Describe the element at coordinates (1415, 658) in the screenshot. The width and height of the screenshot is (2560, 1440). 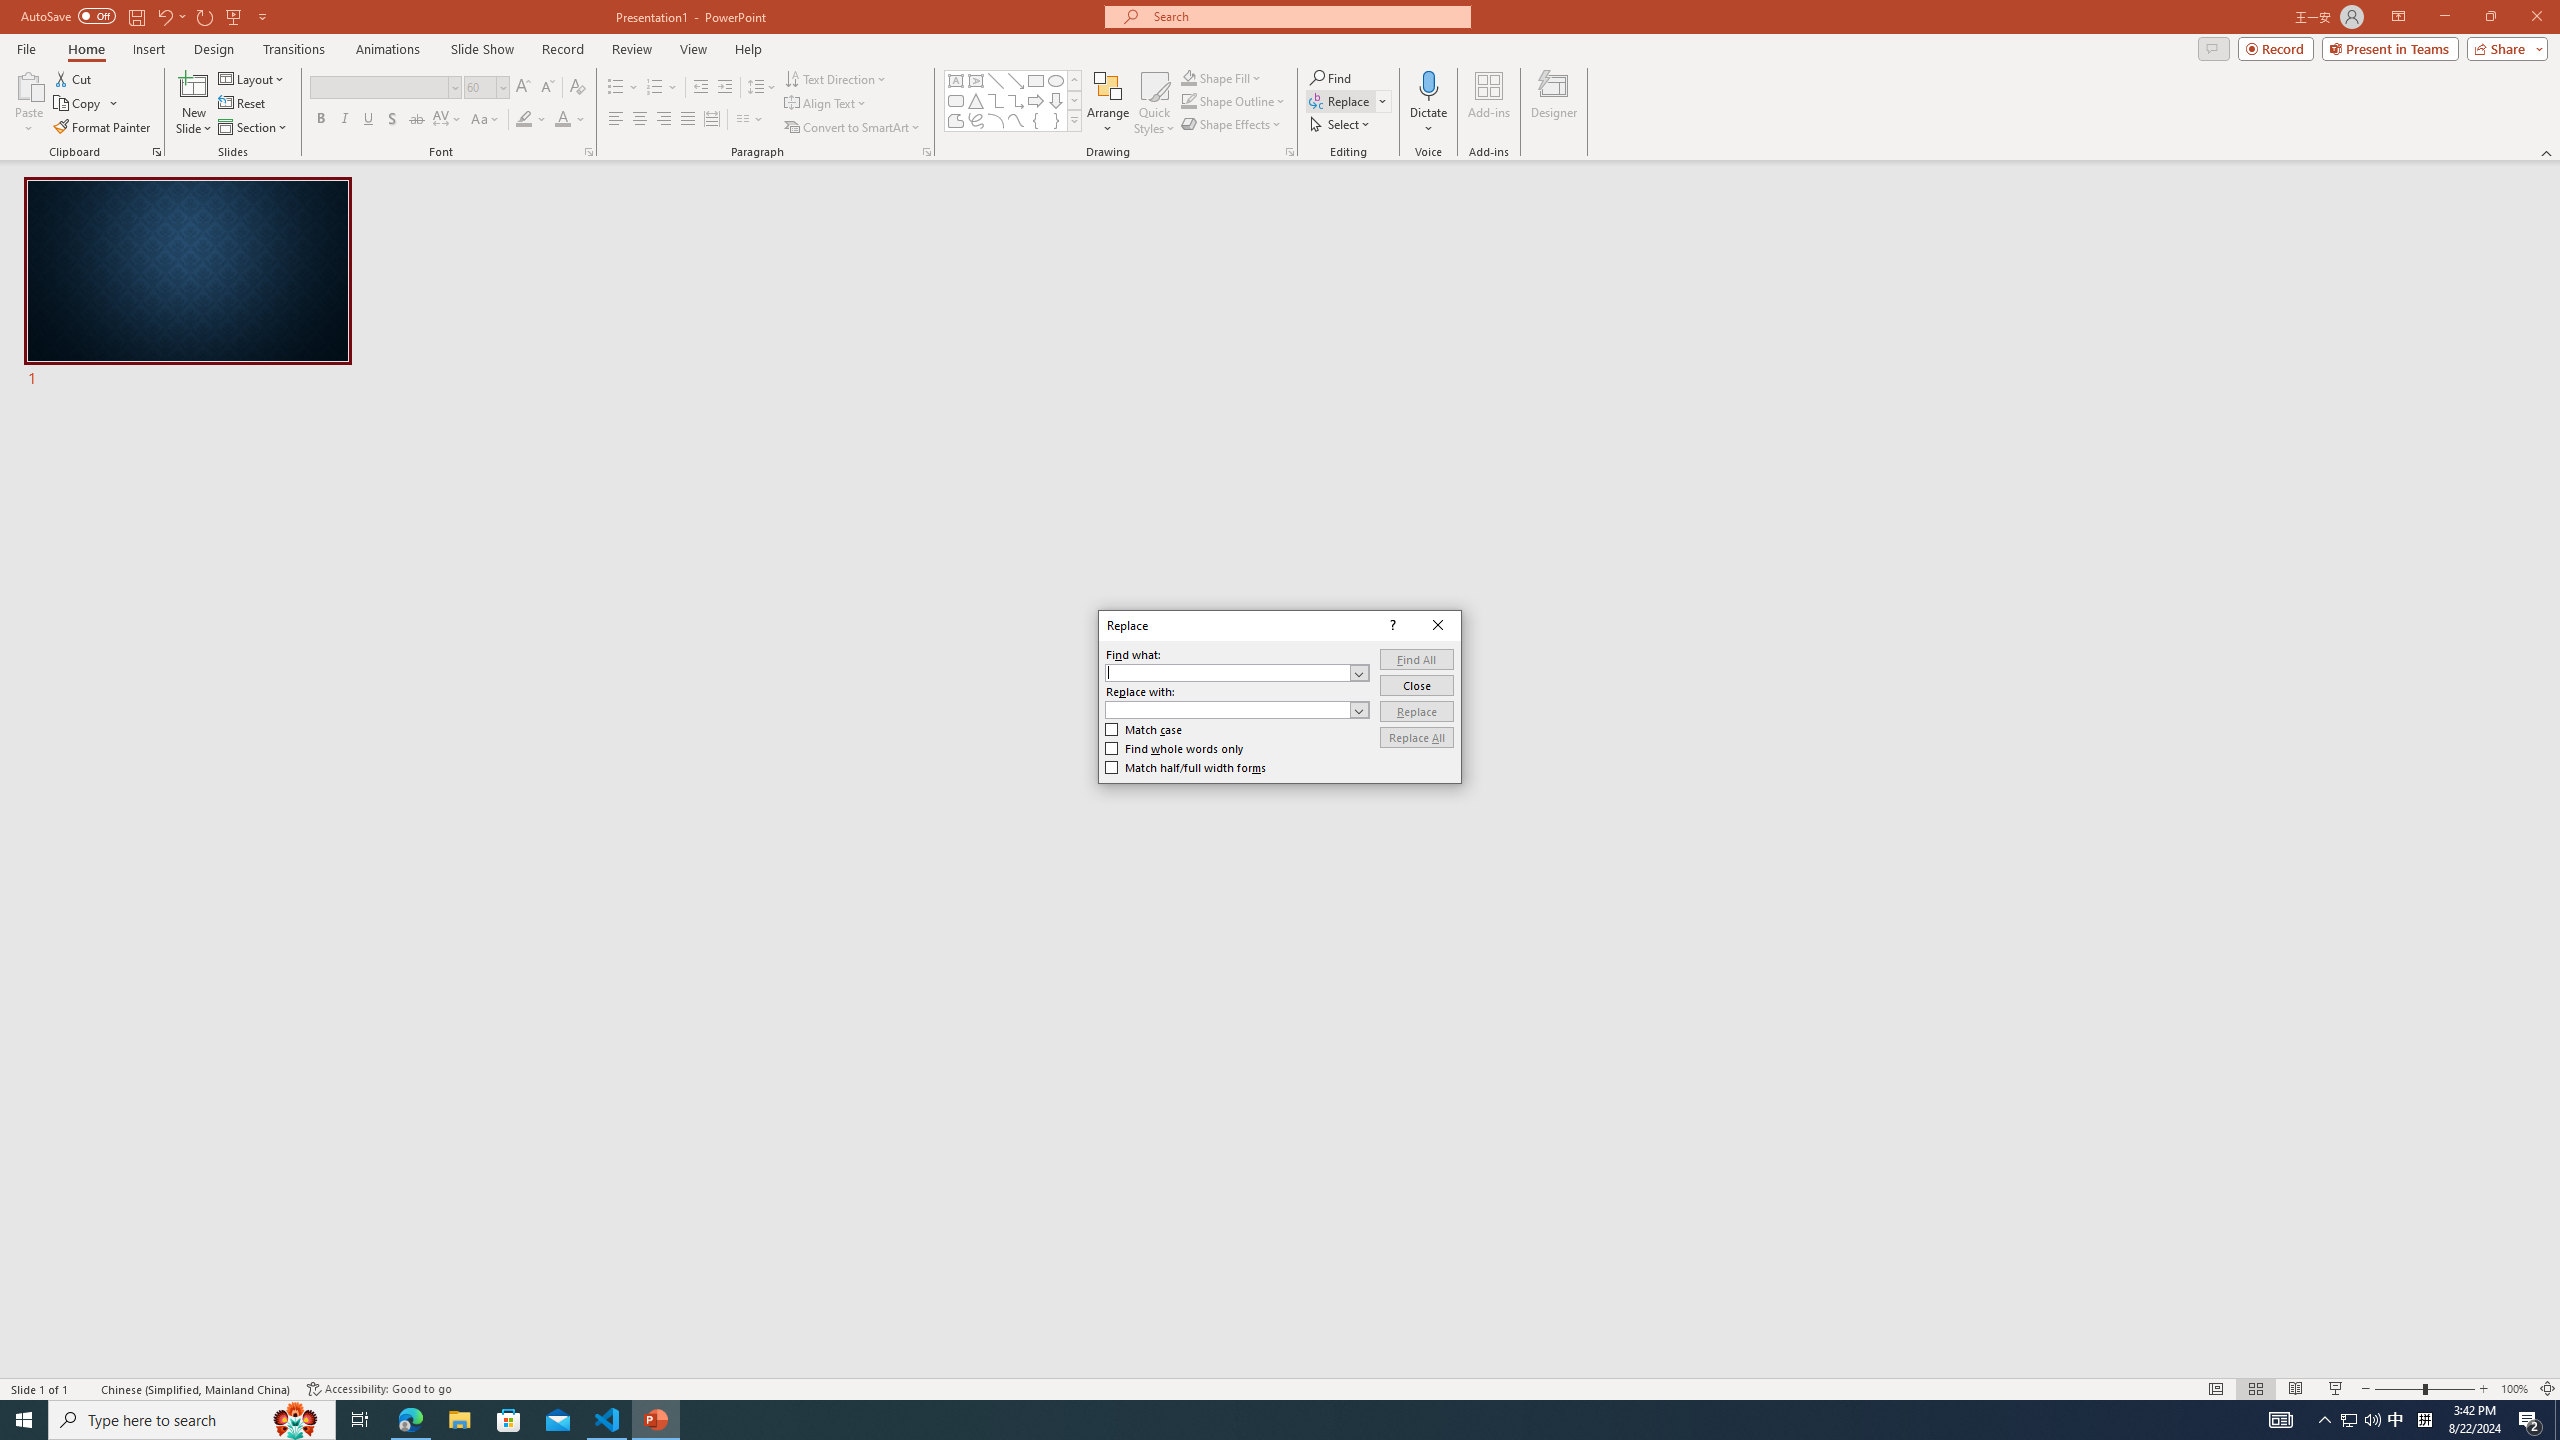
I see `'Find All'` at that location.